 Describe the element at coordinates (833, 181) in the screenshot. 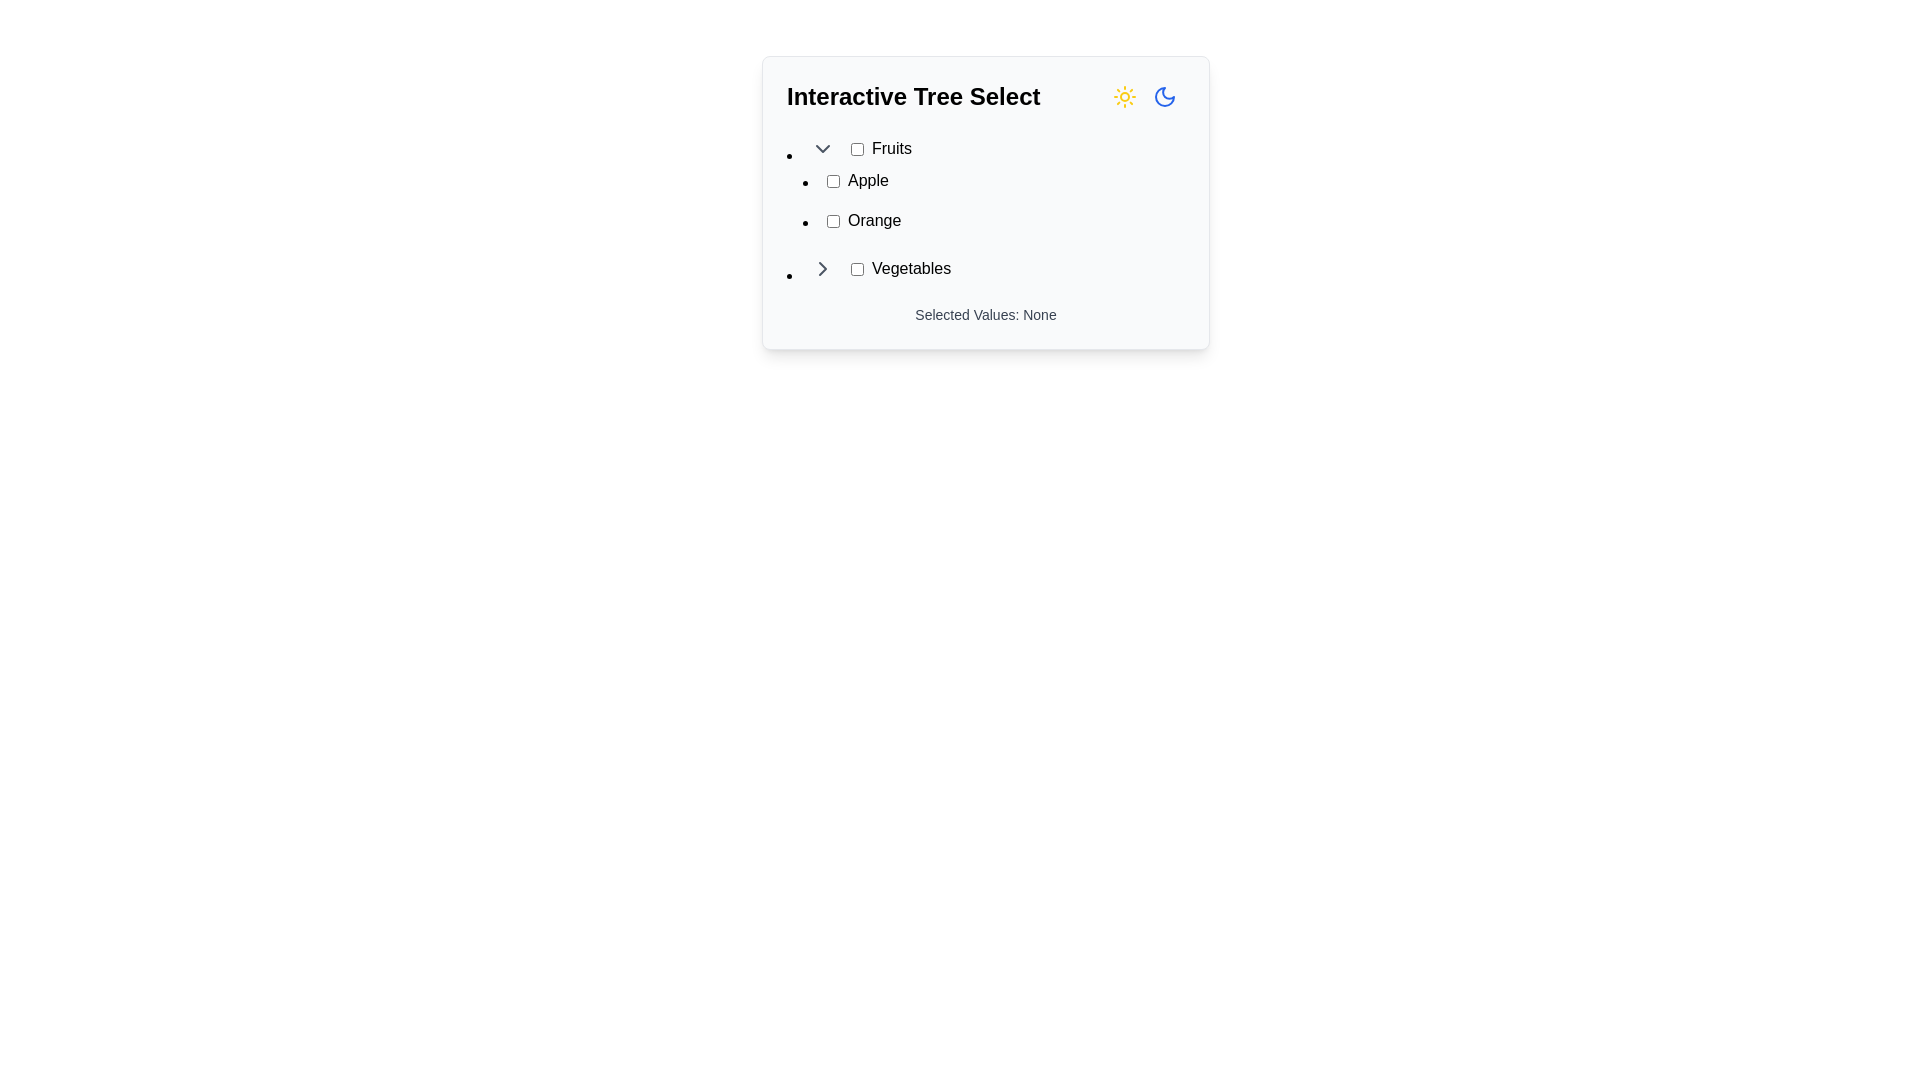

I see `the checkbox labeled 'Apple' under the 'Fruits' category` at that location.